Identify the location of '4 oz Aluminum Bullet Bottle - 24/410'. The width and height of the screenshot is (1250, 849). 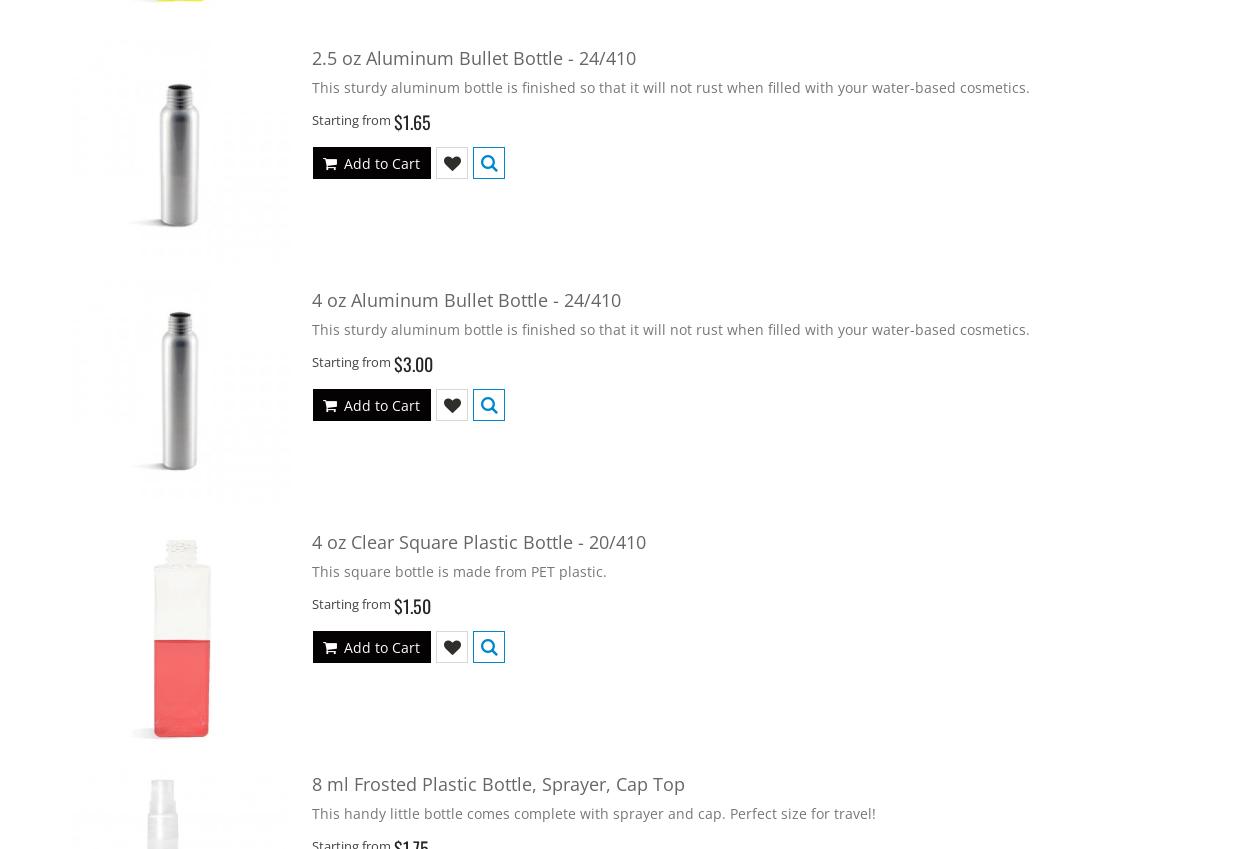
(465, 298).